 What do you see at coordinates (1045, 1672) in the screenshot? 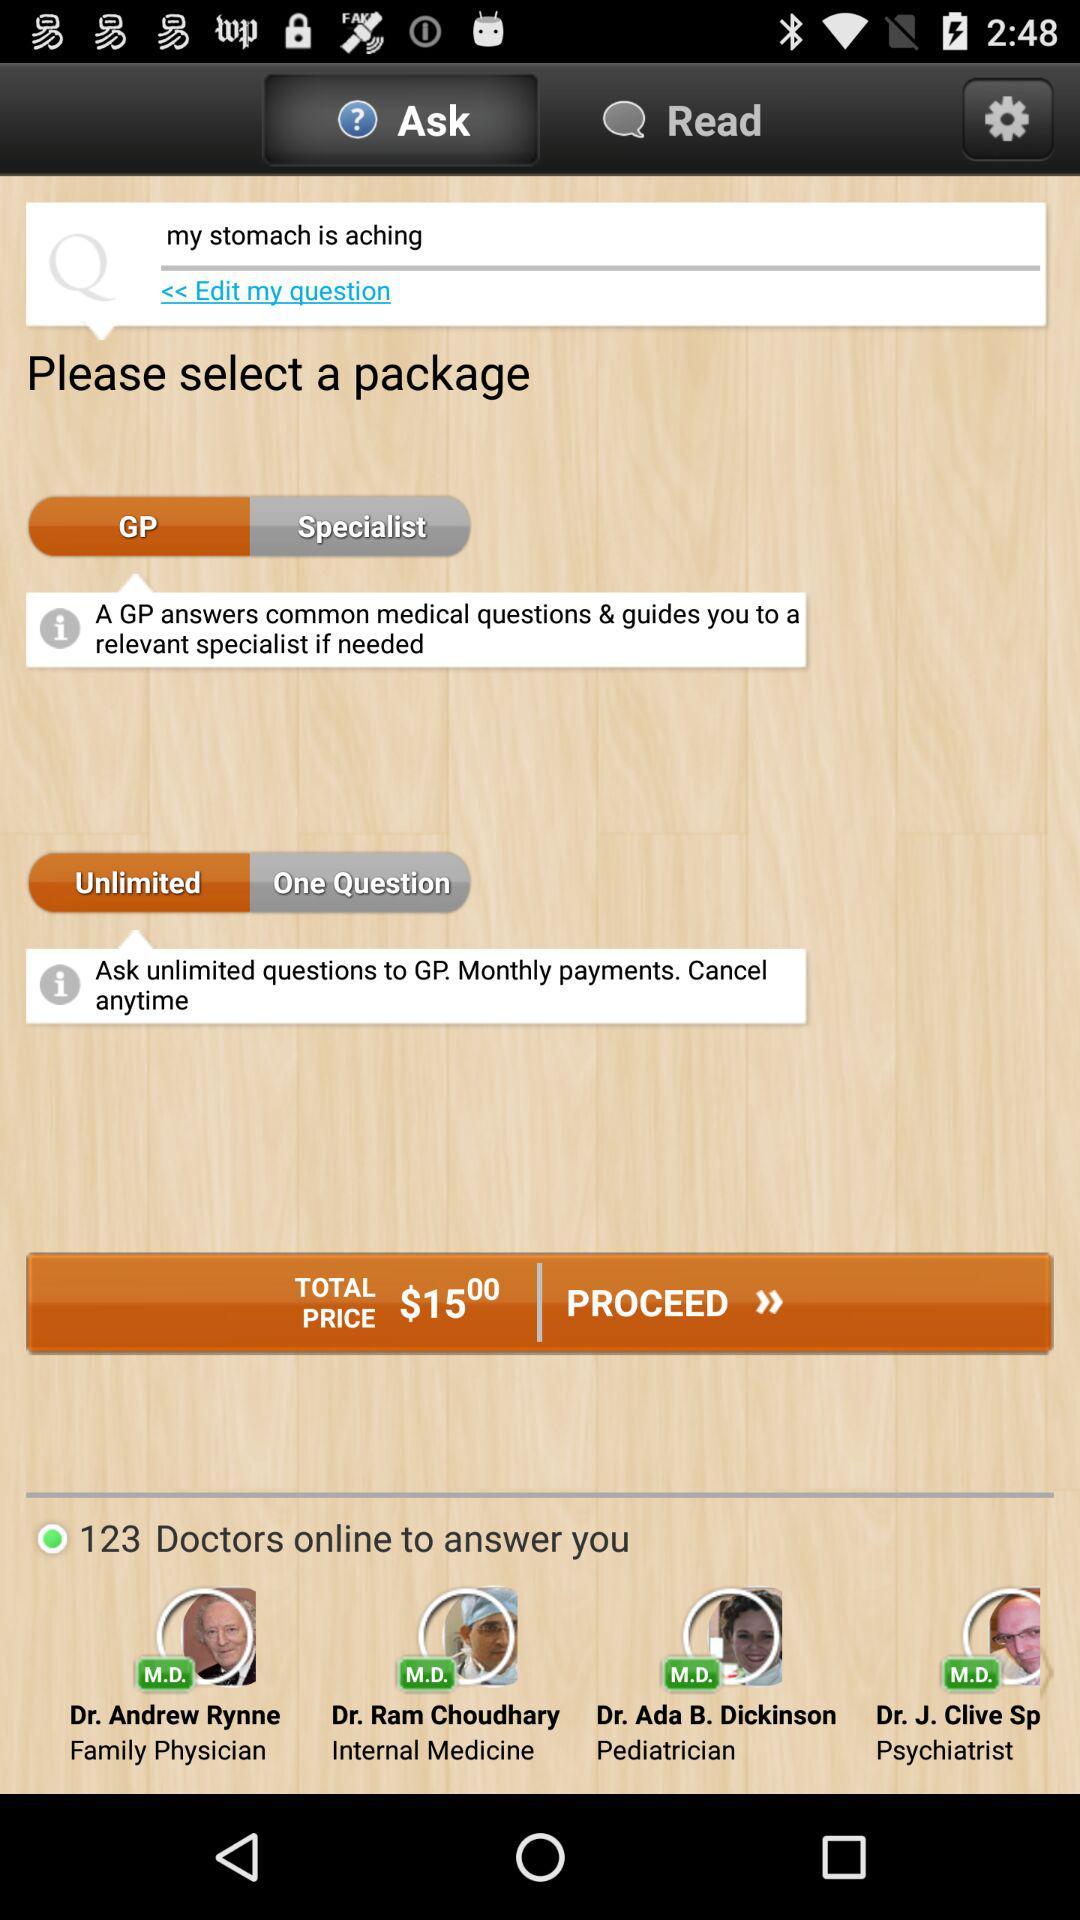
I see `talk to a person` at bounding box center [1045, 1672].